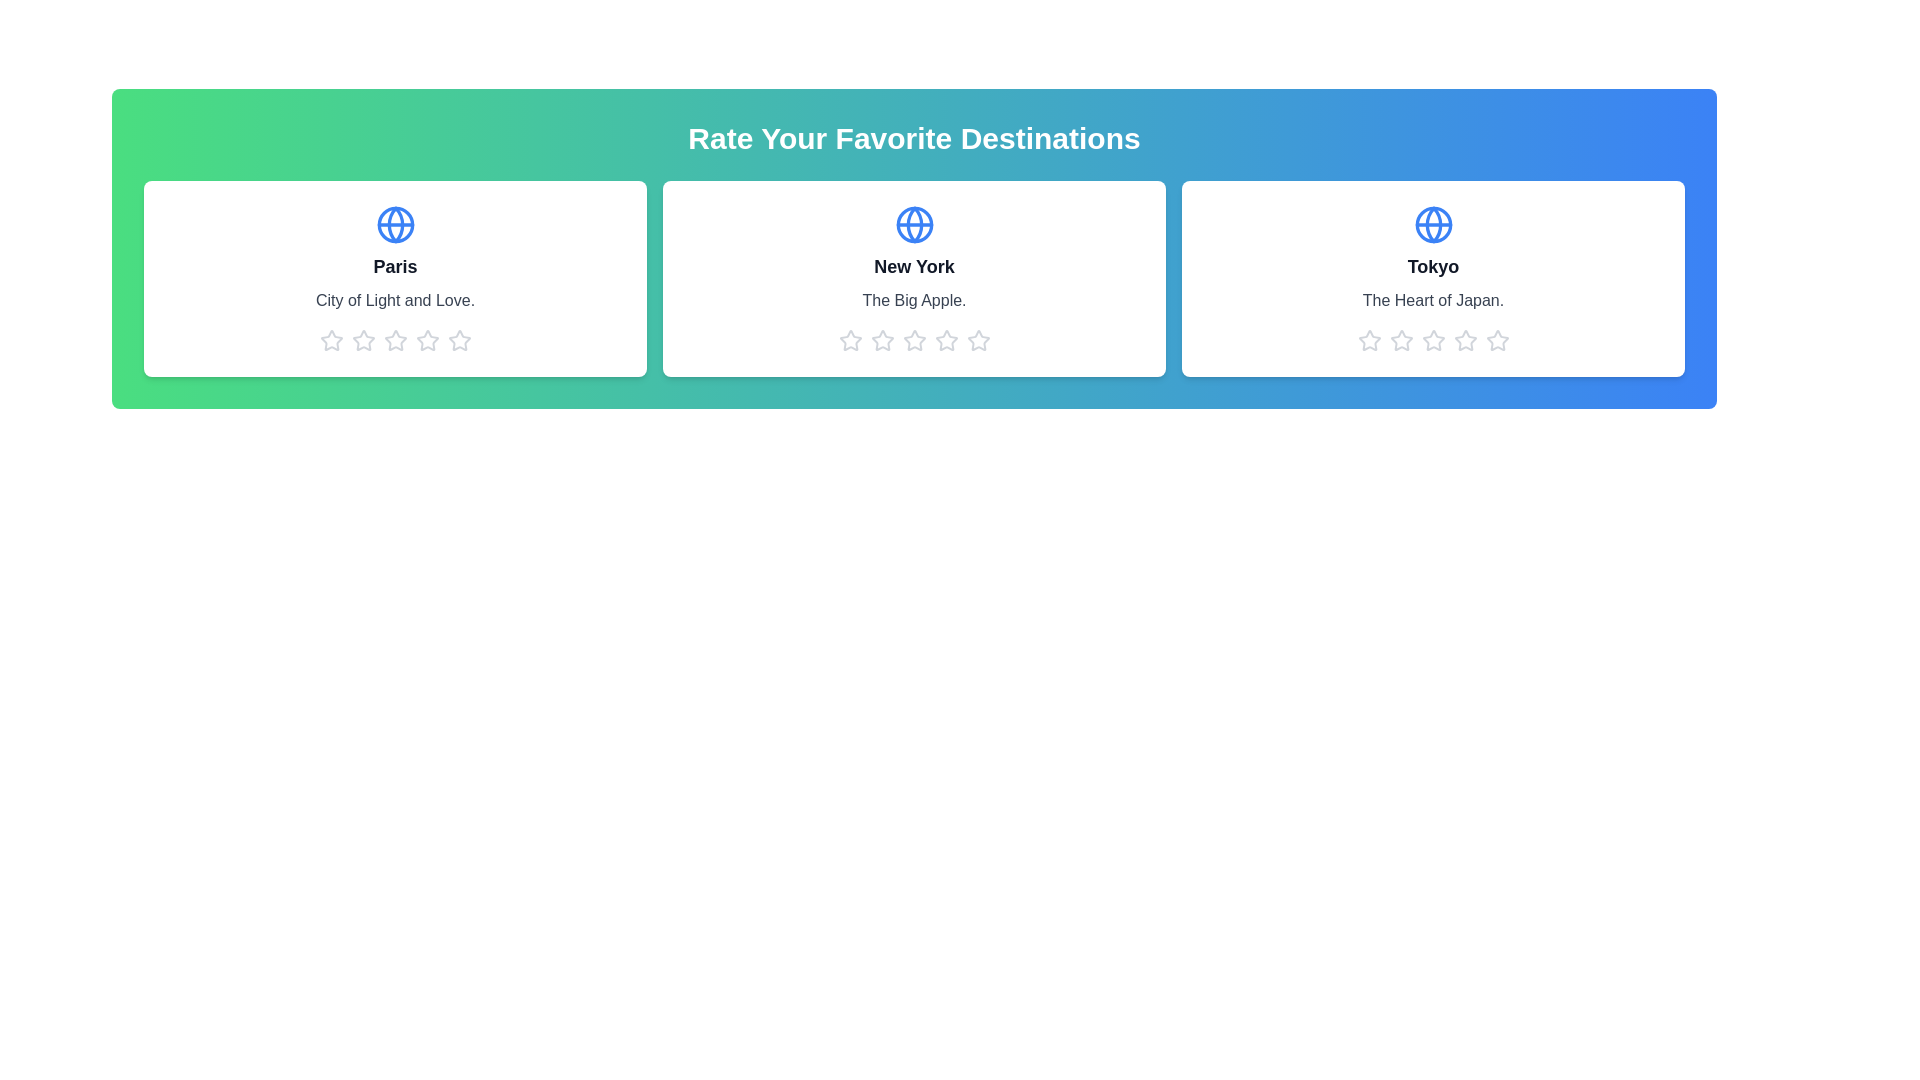  I want to click on the 1 star icon for the destination Tokyo, so click(1368, 339).